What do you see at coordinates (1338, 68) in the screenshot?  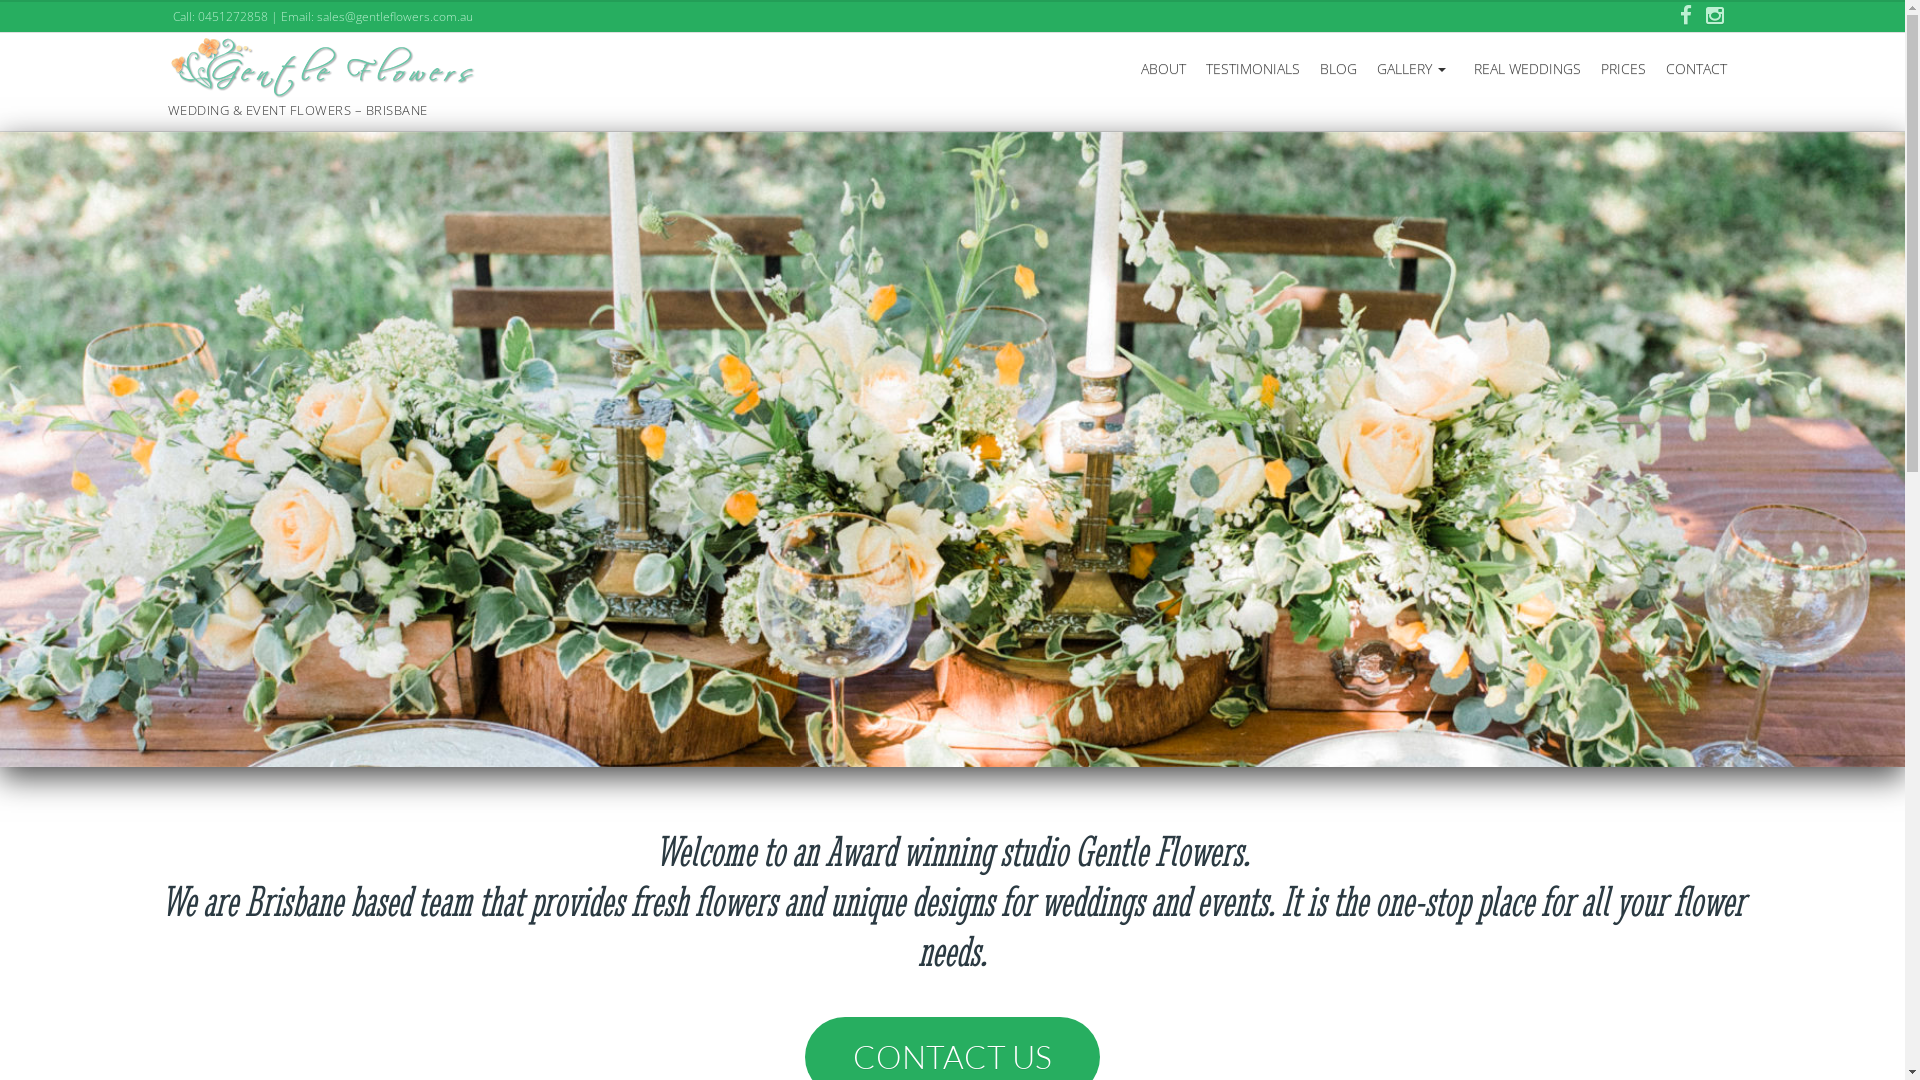 I see `'BLOG'` at bounding box center [1338, 68].